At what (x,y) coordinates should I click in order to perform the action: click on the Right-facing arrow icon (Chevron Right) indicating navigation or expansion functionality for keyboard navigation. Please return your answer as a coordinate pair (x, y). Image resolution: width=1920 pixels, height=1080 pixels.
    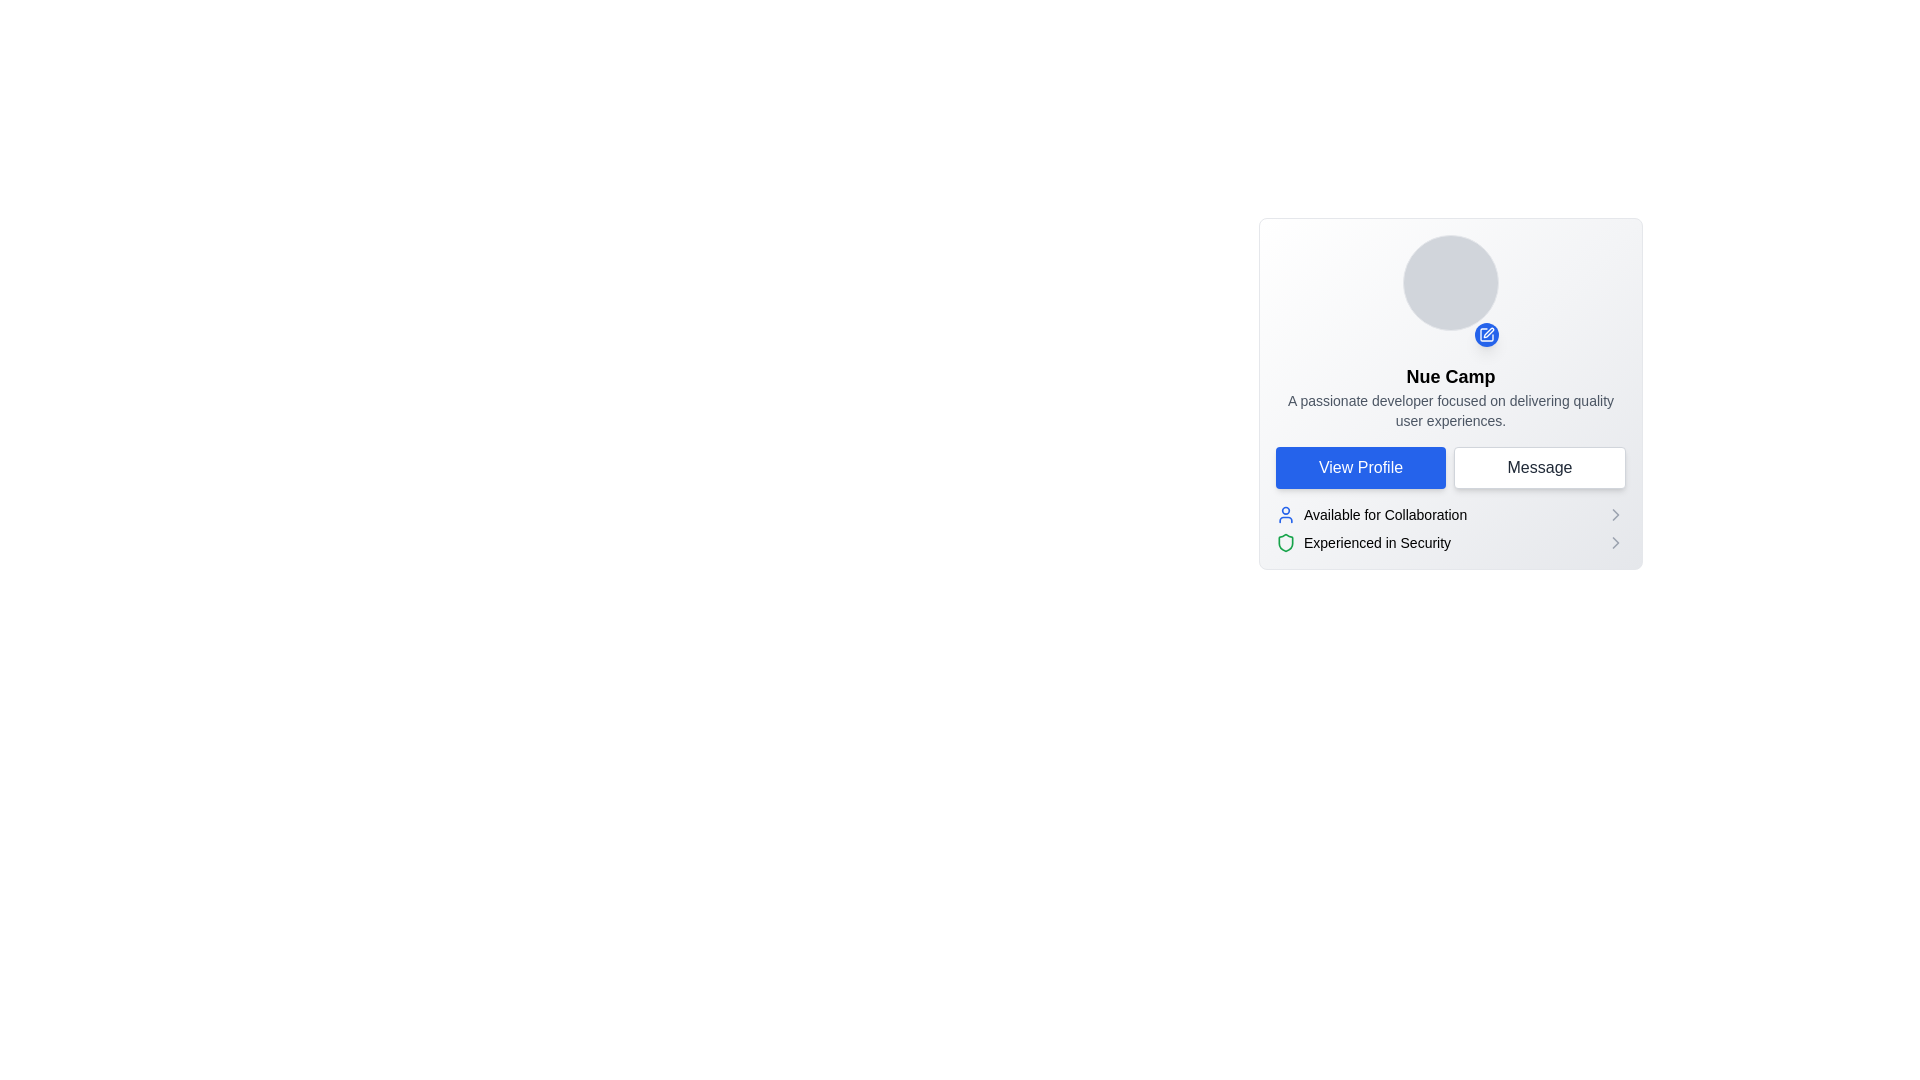
    Looking at the image, I should click on (1616, 514).